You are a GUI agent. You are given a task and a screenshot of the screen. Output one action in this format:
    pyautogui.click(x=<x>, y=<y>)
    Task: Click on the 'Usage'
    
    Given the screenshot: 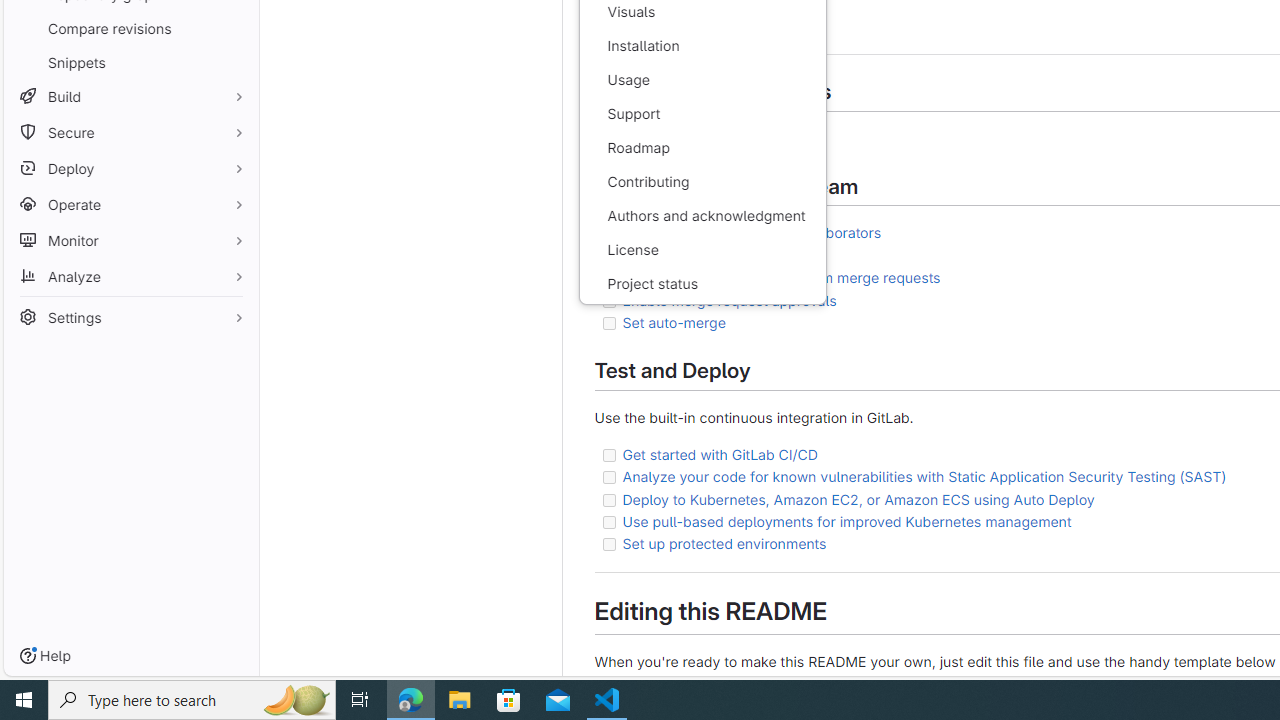 What is the action you would take?
    pyautogui.click(x=702, y=78)
    